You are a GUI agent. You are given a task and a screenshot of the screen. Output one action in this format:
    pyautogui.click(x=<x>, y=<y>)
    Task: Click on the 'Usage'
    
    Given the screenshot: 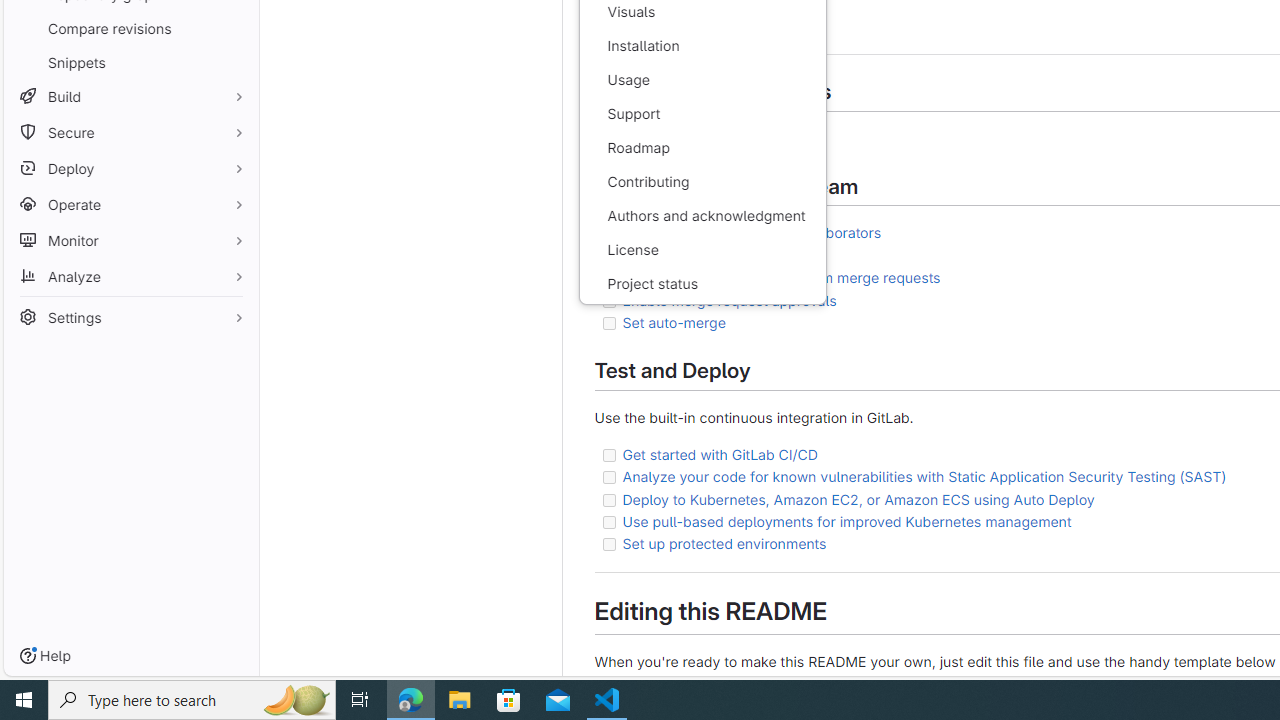 What is the action you would take?
    pyautogui.click(x=702, y=78)
    